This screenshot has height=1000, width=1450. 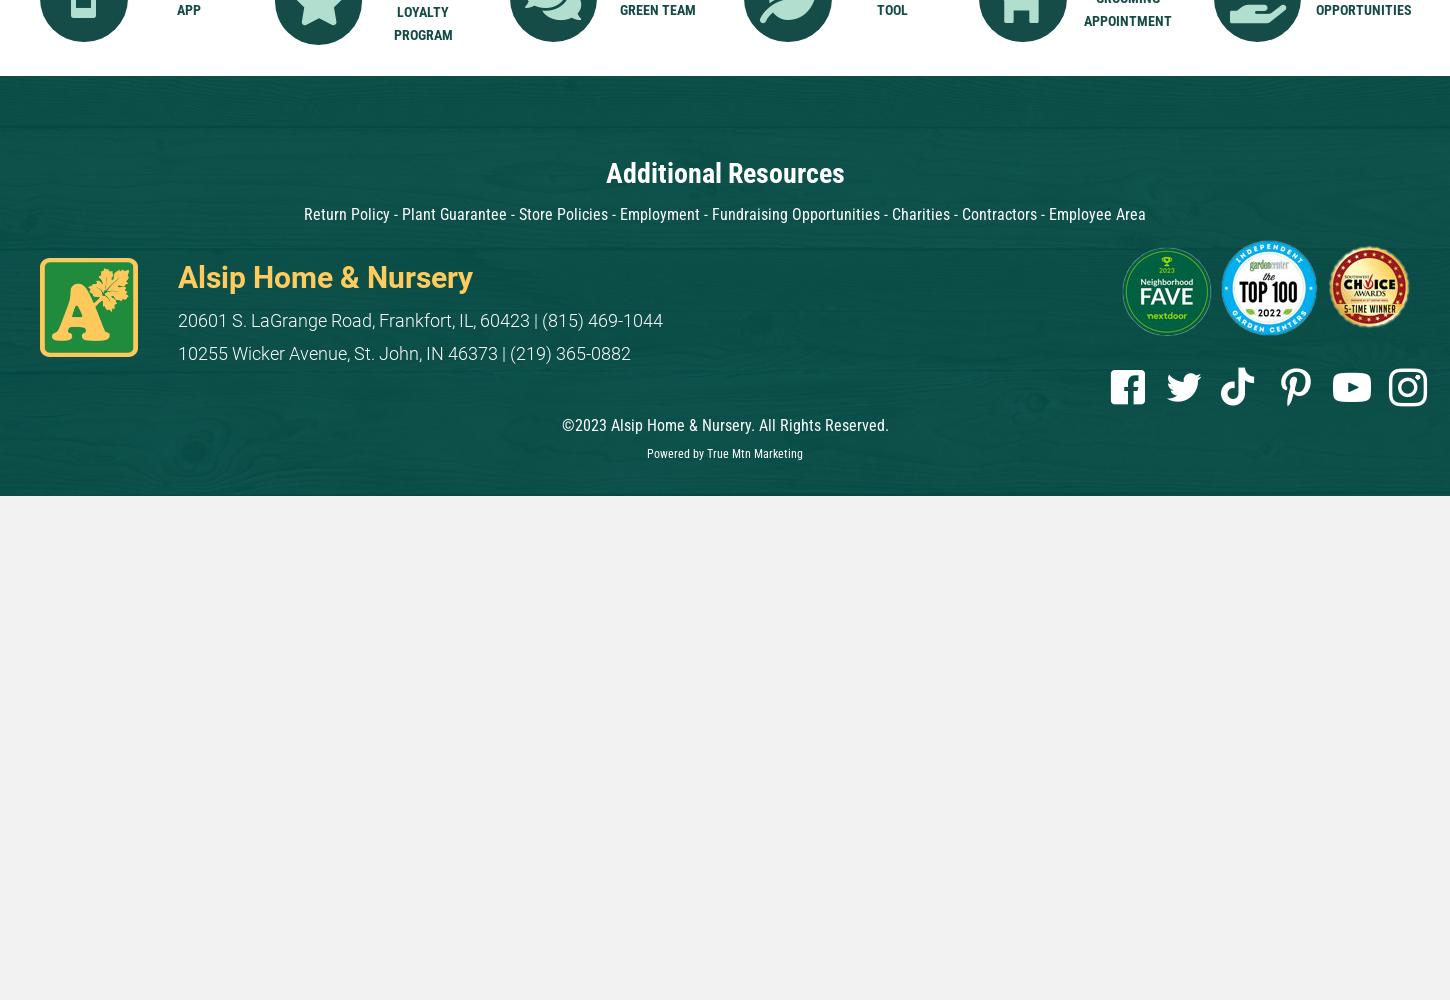 What do you see at coordinates (421, 23) in the screenshot?
I see `'LOYALTY PROGRAM'` at bounding box center [421, 23].